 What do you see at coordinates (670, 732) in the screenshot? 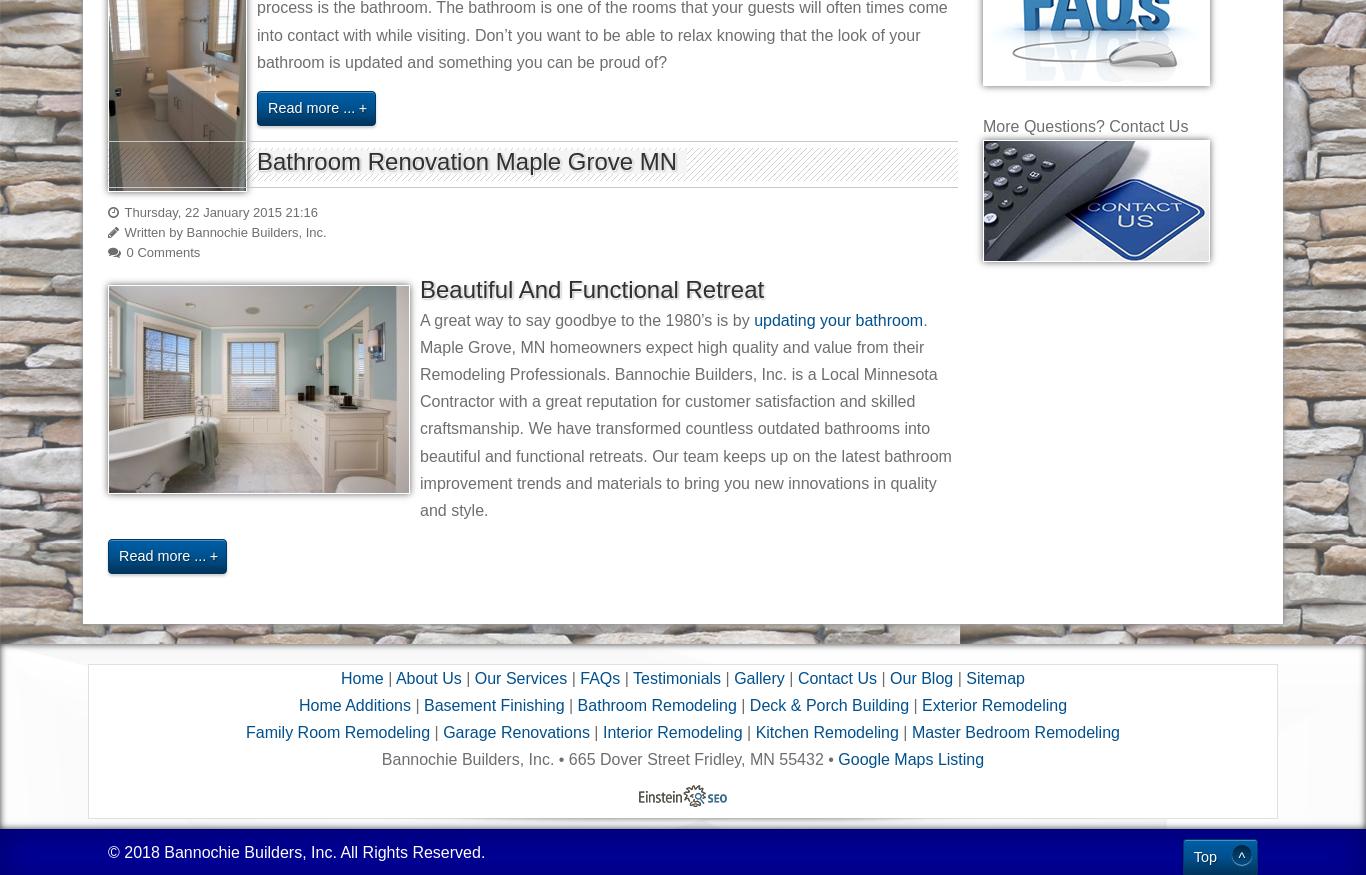
I see `'Interior Remodeling'` at bounding box center [670, 732].